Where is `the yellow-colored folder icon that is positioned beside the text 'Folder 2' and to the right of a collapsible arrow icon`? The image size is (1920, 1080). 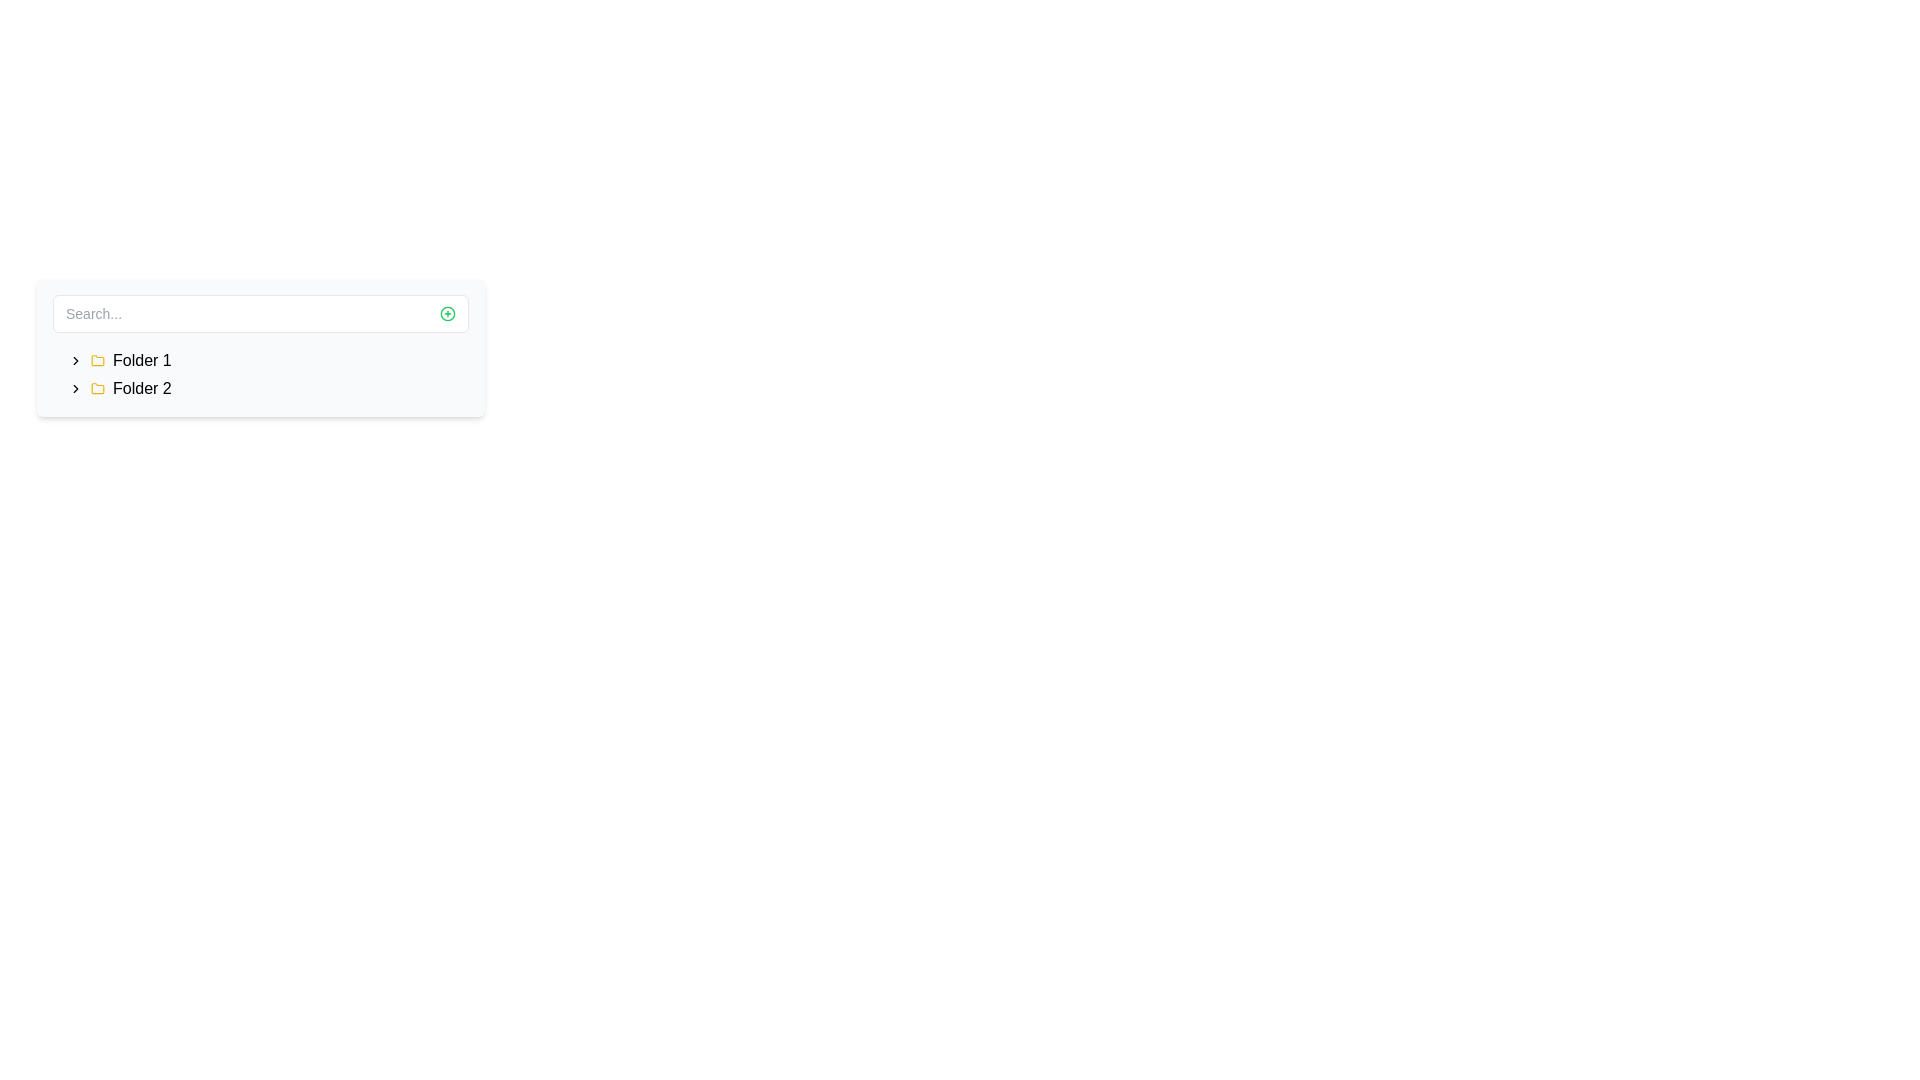
the yellow-colored folder icon that is positioned beside the text 'Folder 2' and to the right of a collapsible arrow icon is located at coordinates (96, 389).